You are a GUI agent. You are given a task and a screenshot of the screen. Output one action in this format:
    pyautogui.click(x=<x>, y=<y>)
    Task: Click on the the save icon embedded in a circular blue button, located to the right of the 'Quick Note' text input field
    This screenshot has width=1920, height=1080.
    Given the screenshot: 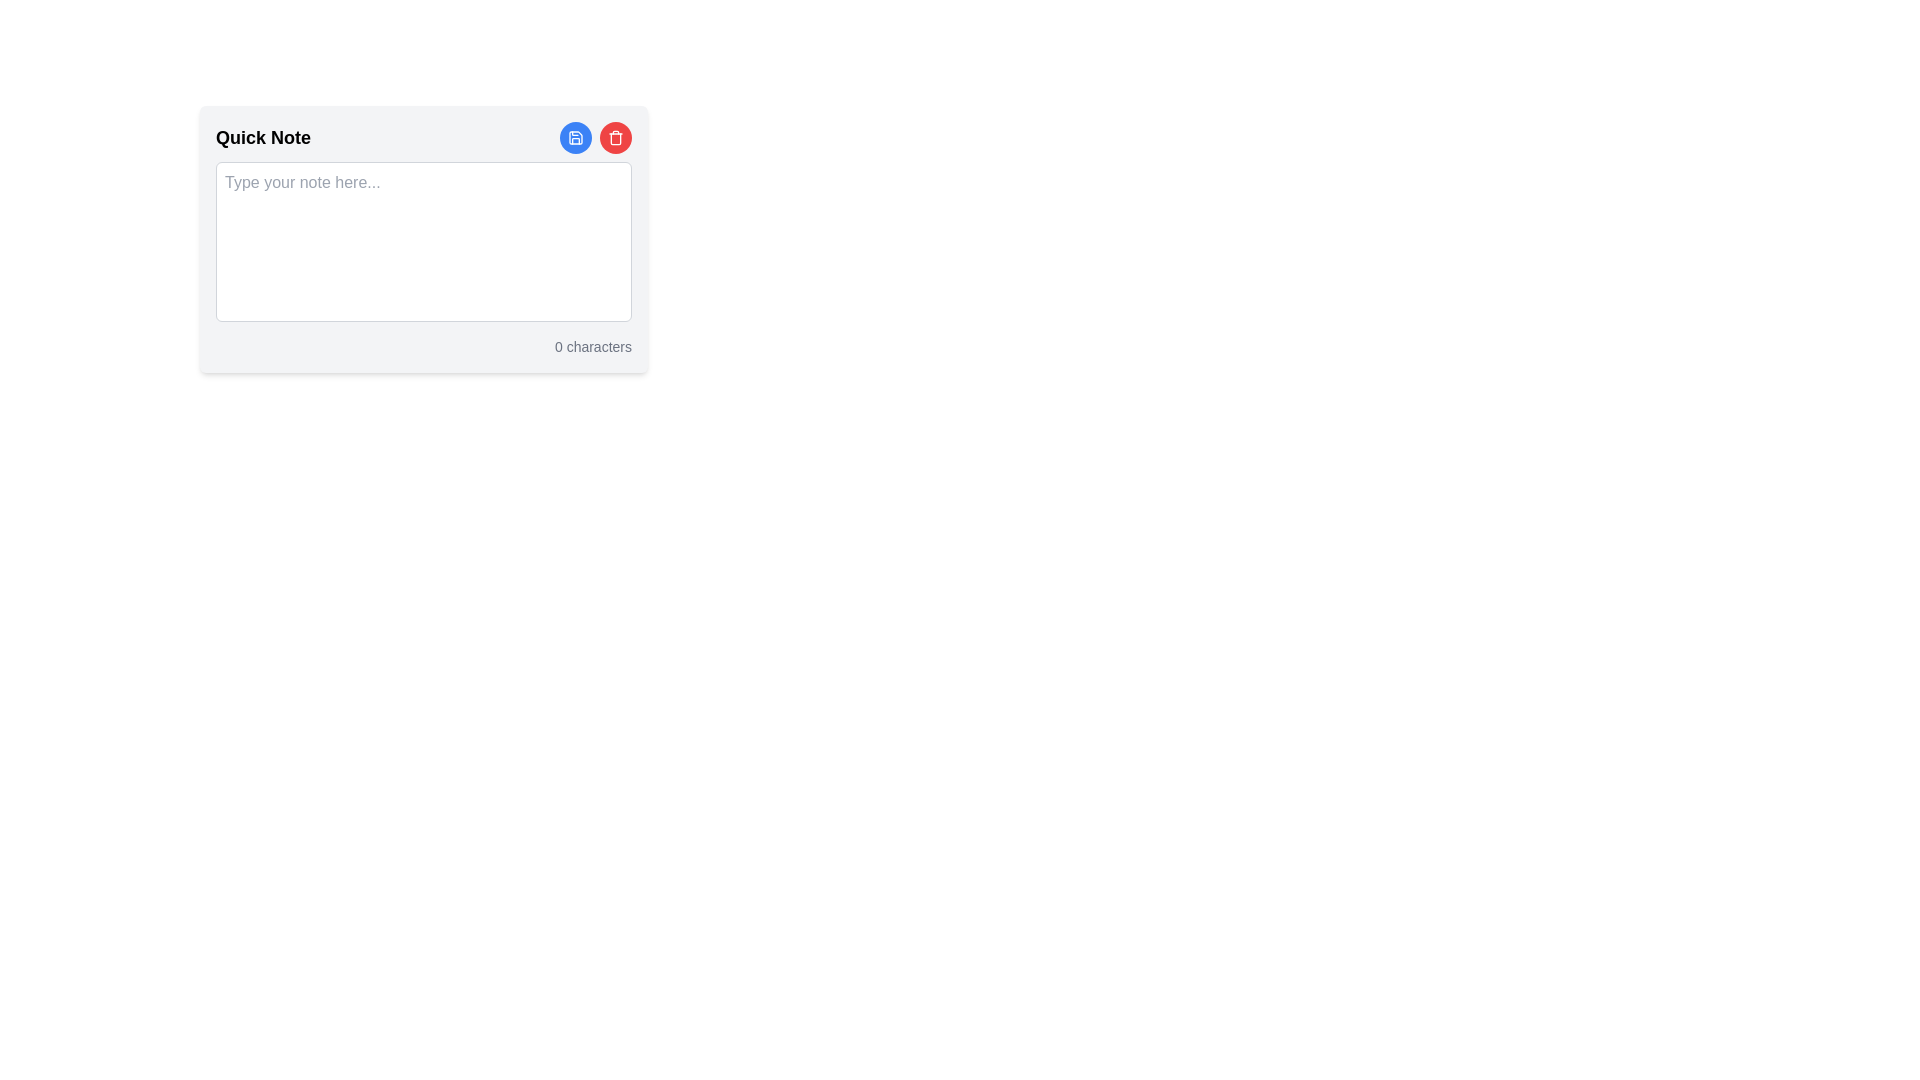 What is the action you would take?
    pyautogui.click(x=575, y=137)
    